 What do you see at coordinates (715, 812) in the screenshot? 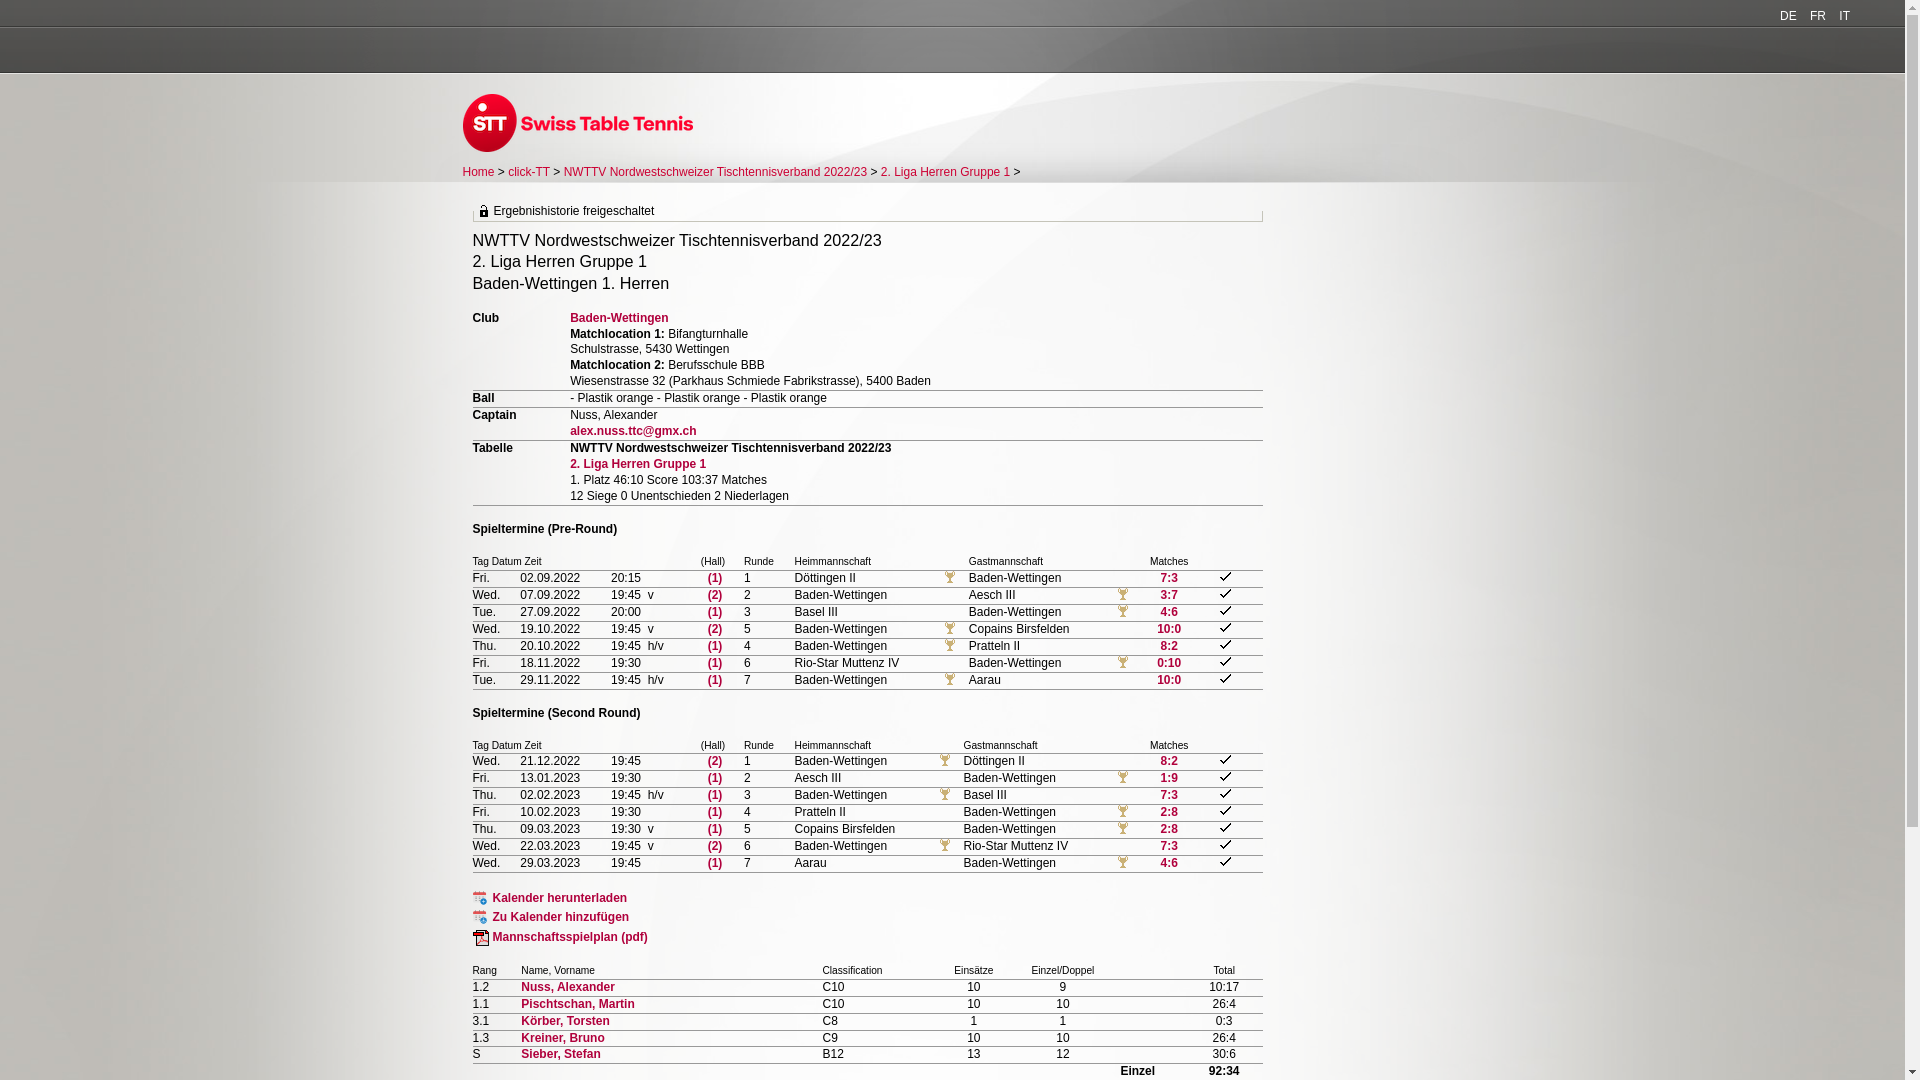
I see `'(1)'` at bounding box center [715, 812].